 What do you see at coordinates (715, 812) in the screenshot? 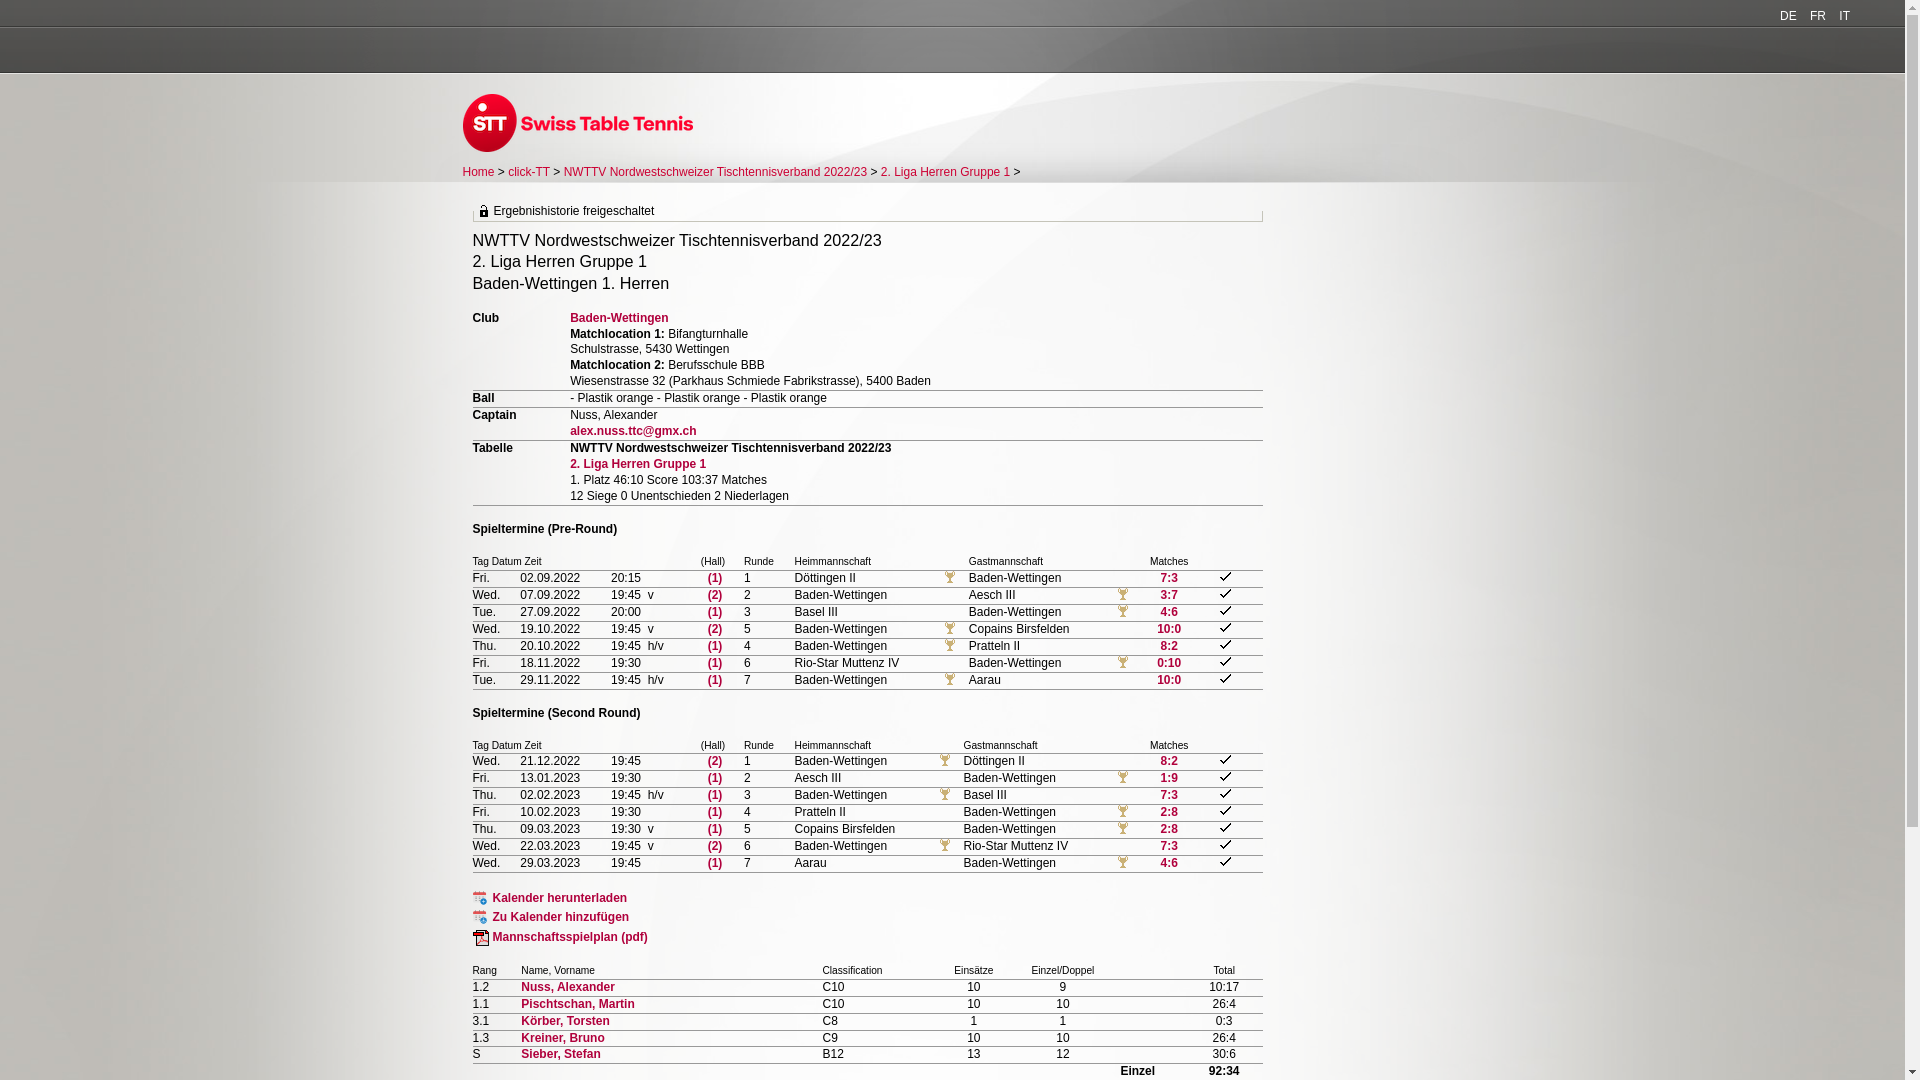
I see `'(1)'` at bounding box center [715, 812].